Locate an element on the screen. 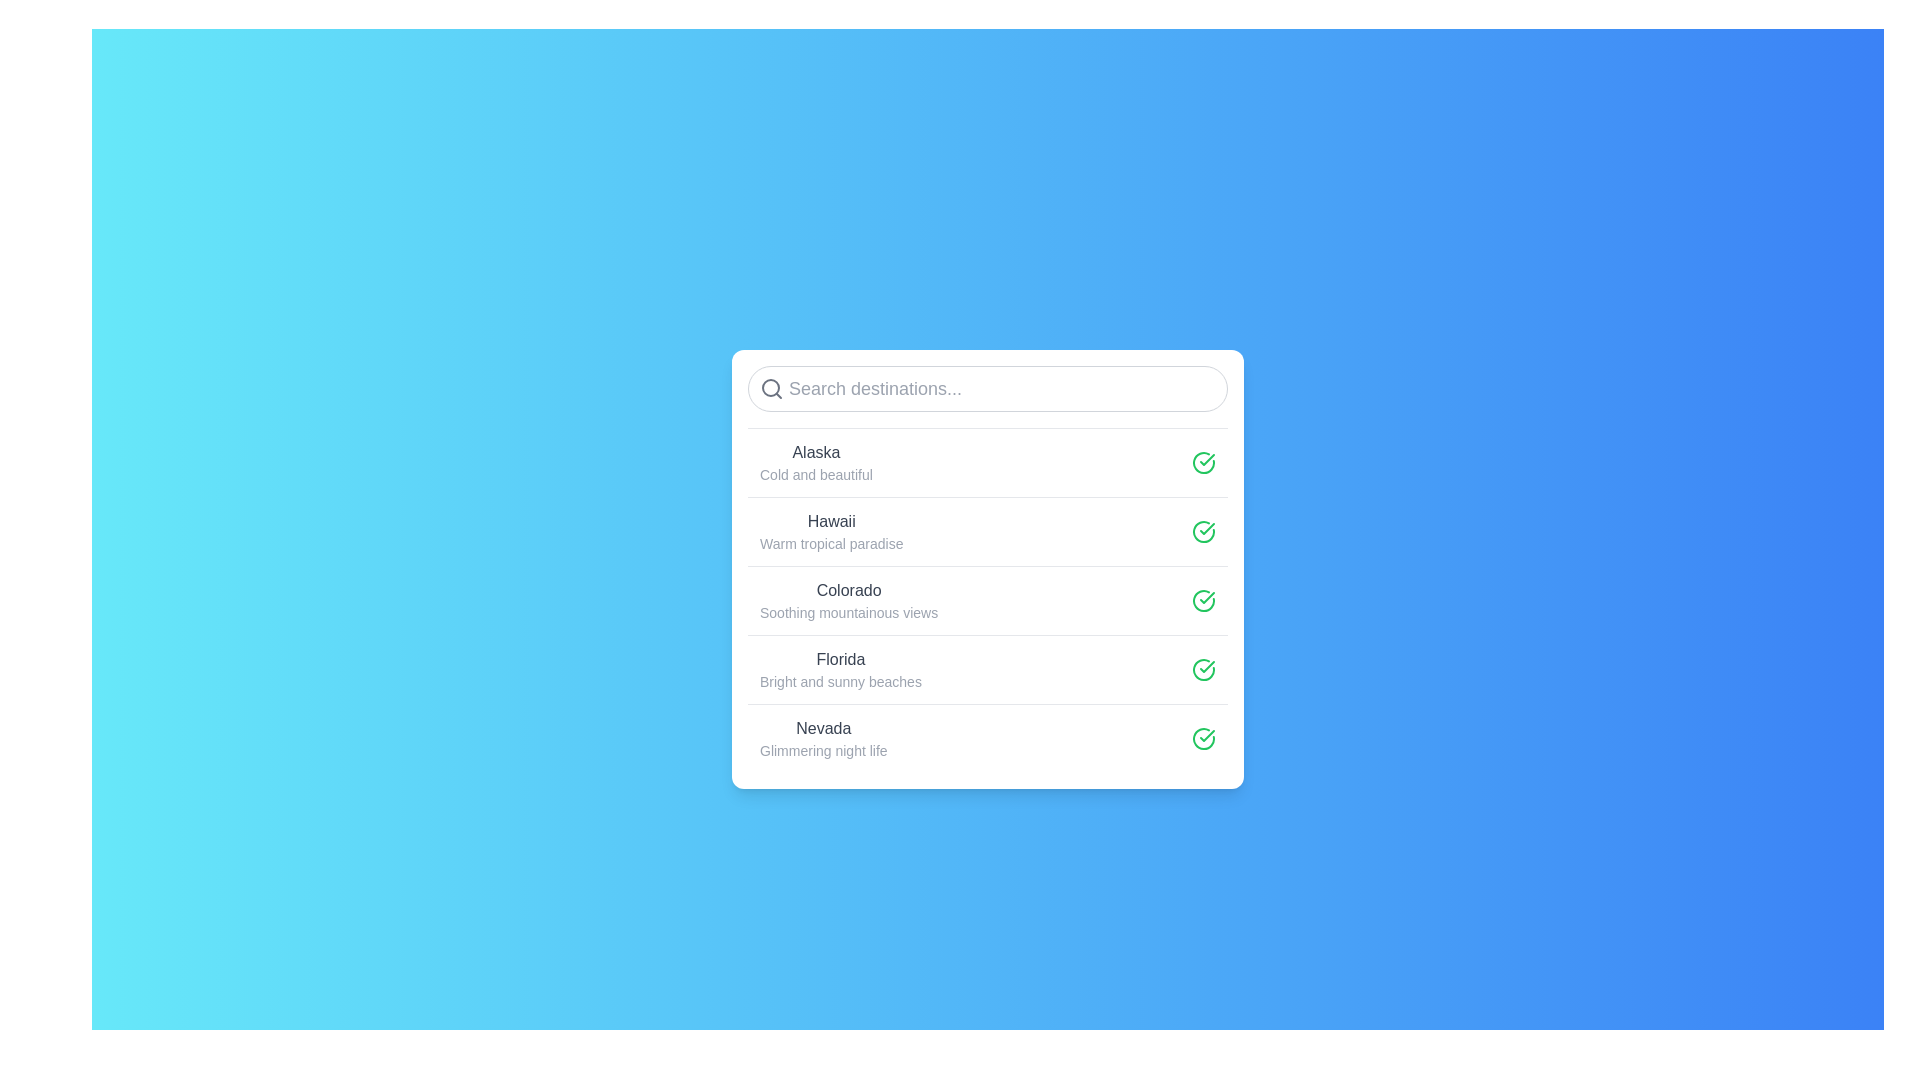  information displayed in the textual display element for 'Alaska', which is located at the top of the vertical list in the right panel, just below the search input bar is located at coordinates (816, 462).